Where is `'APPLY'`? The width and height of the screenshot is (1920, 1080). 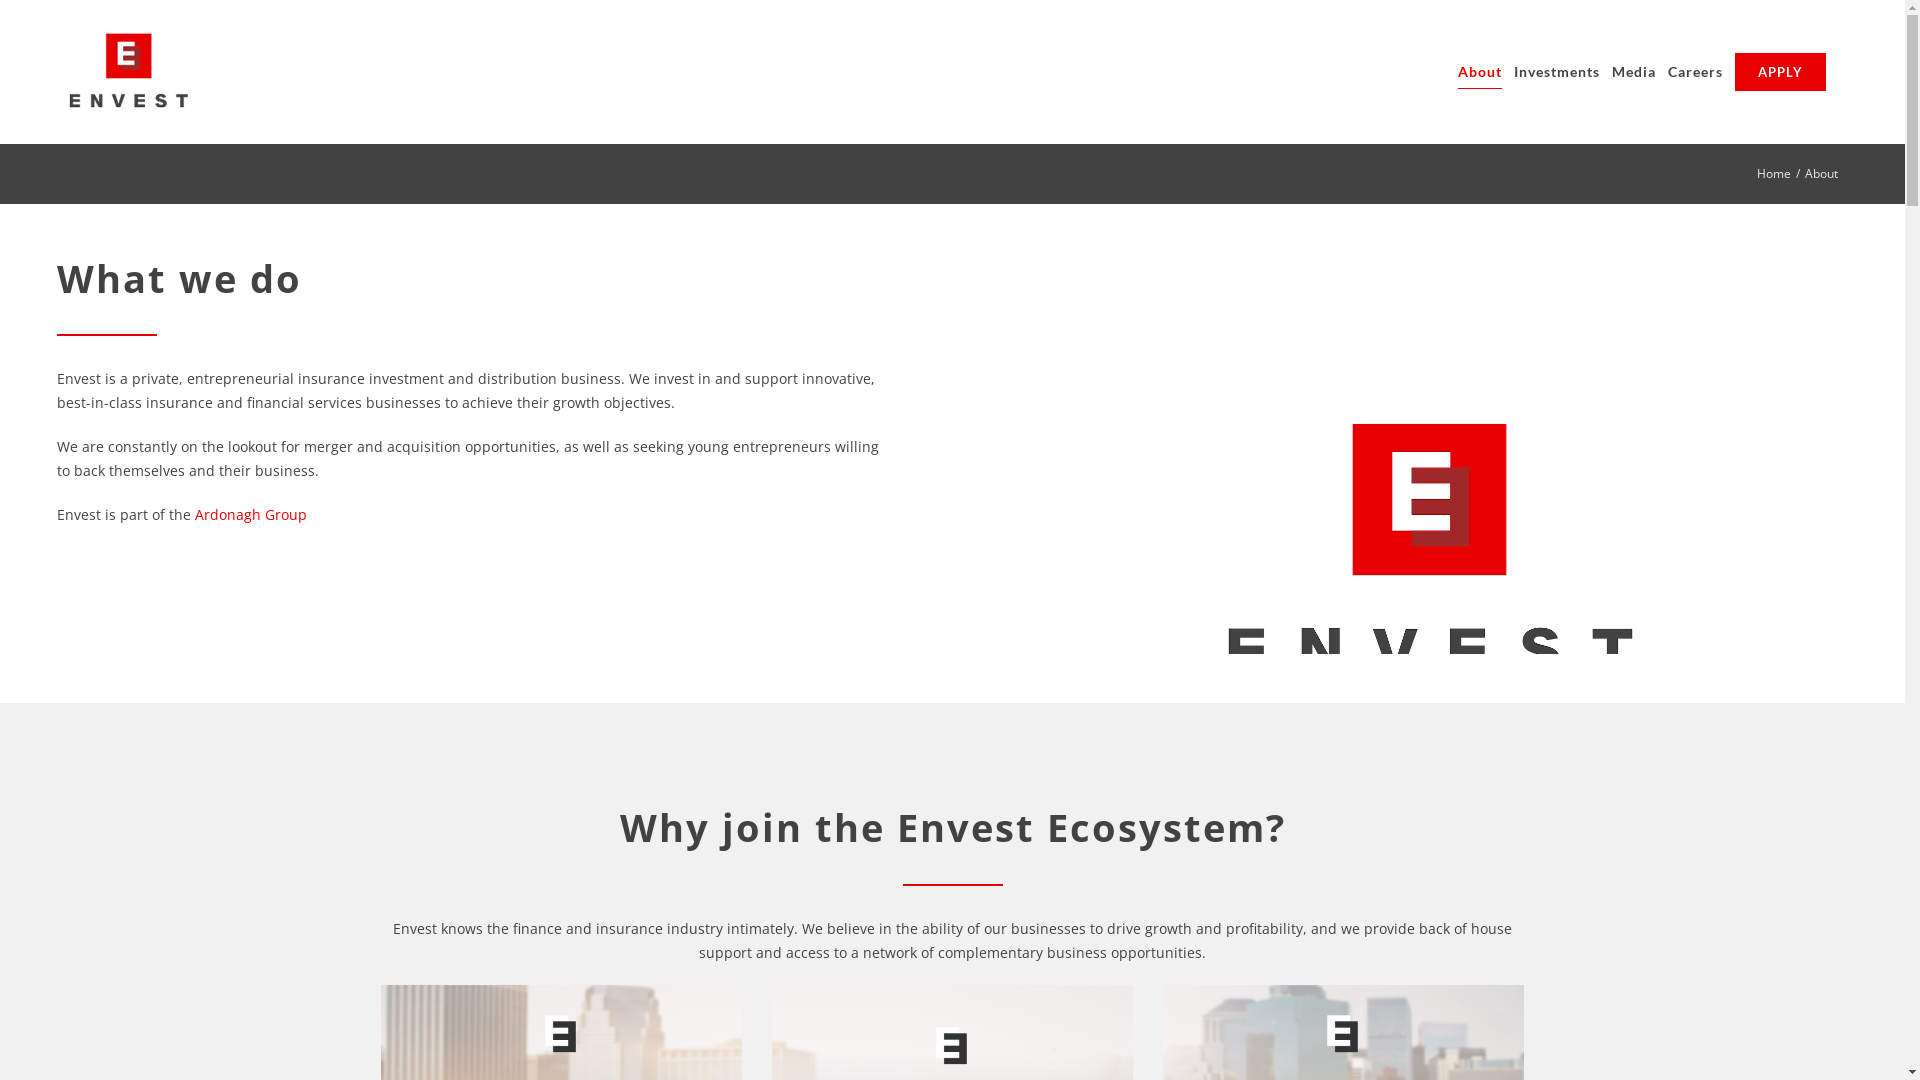
'APPLY' is located at coordinates (1780, 71).